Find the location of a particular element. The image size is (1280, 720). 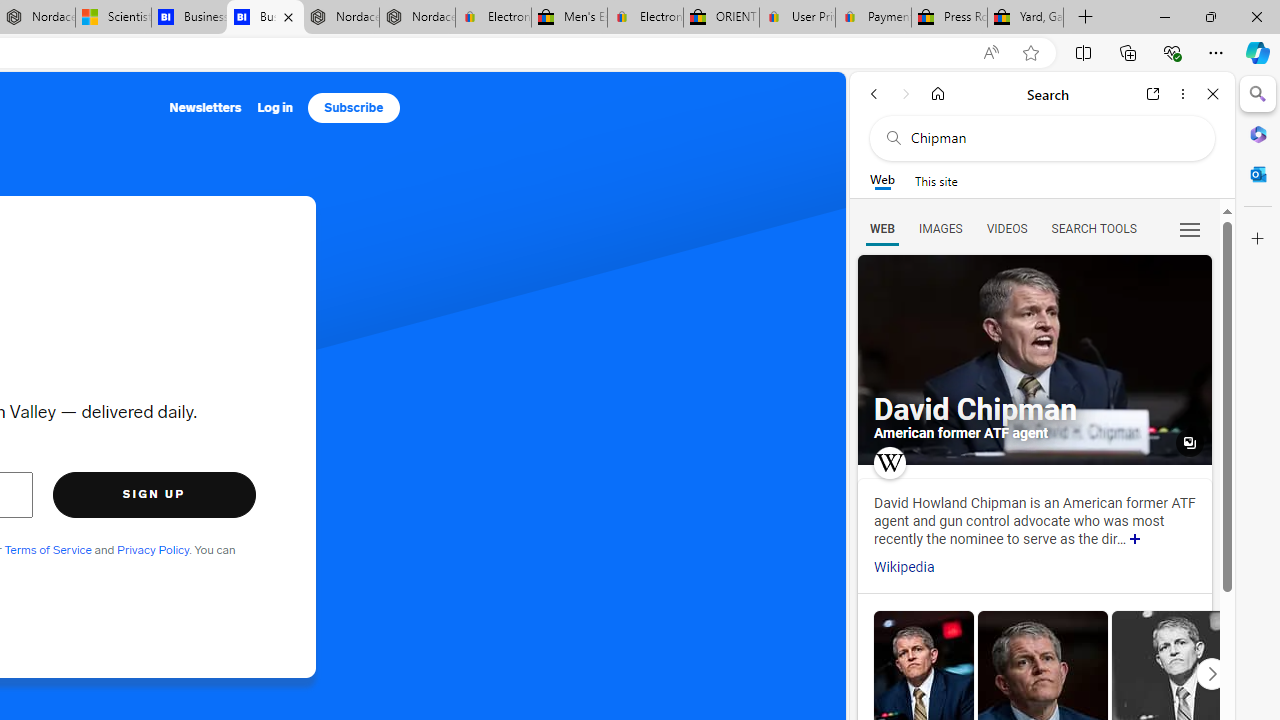

'All images' is located at coordinates (1034, 360).